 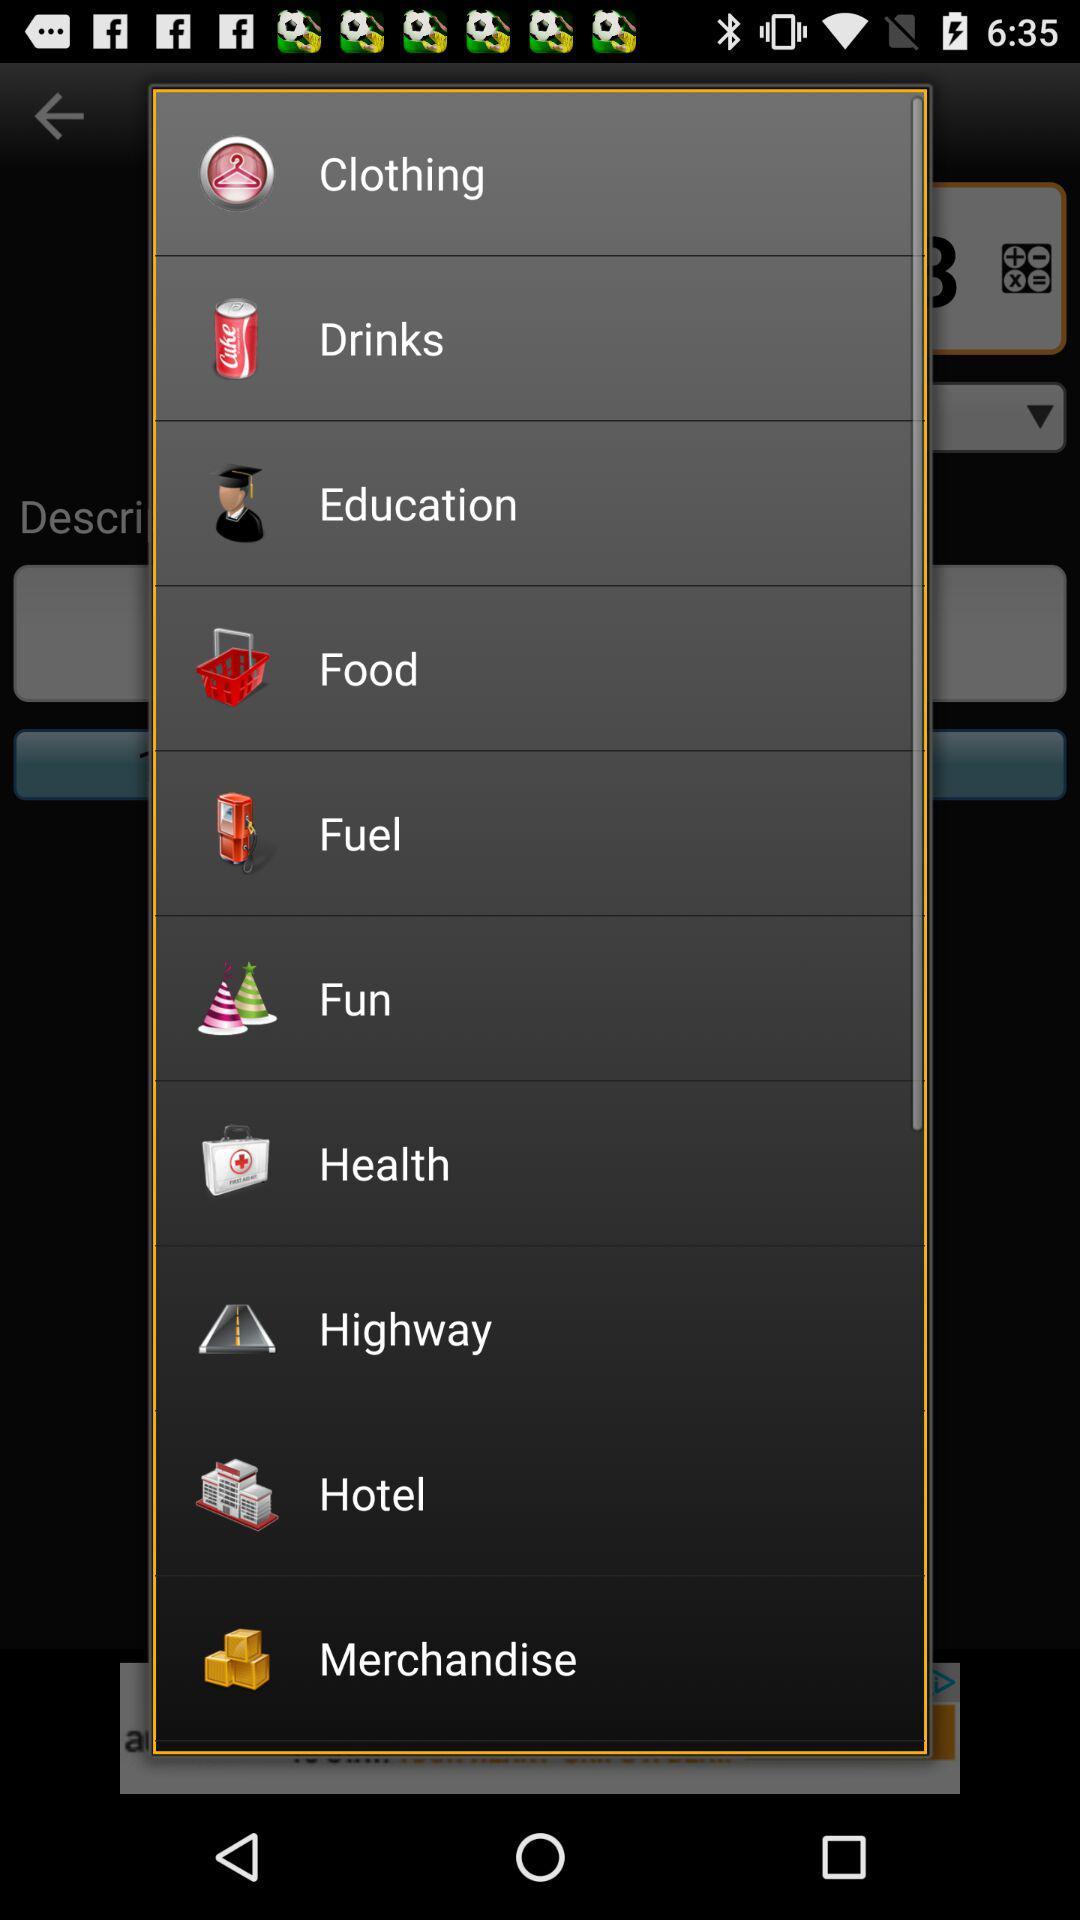 What do you see at coordinates (607, 832) in the screenshot?
I see `fuel item` at bounding box center [607, 832].